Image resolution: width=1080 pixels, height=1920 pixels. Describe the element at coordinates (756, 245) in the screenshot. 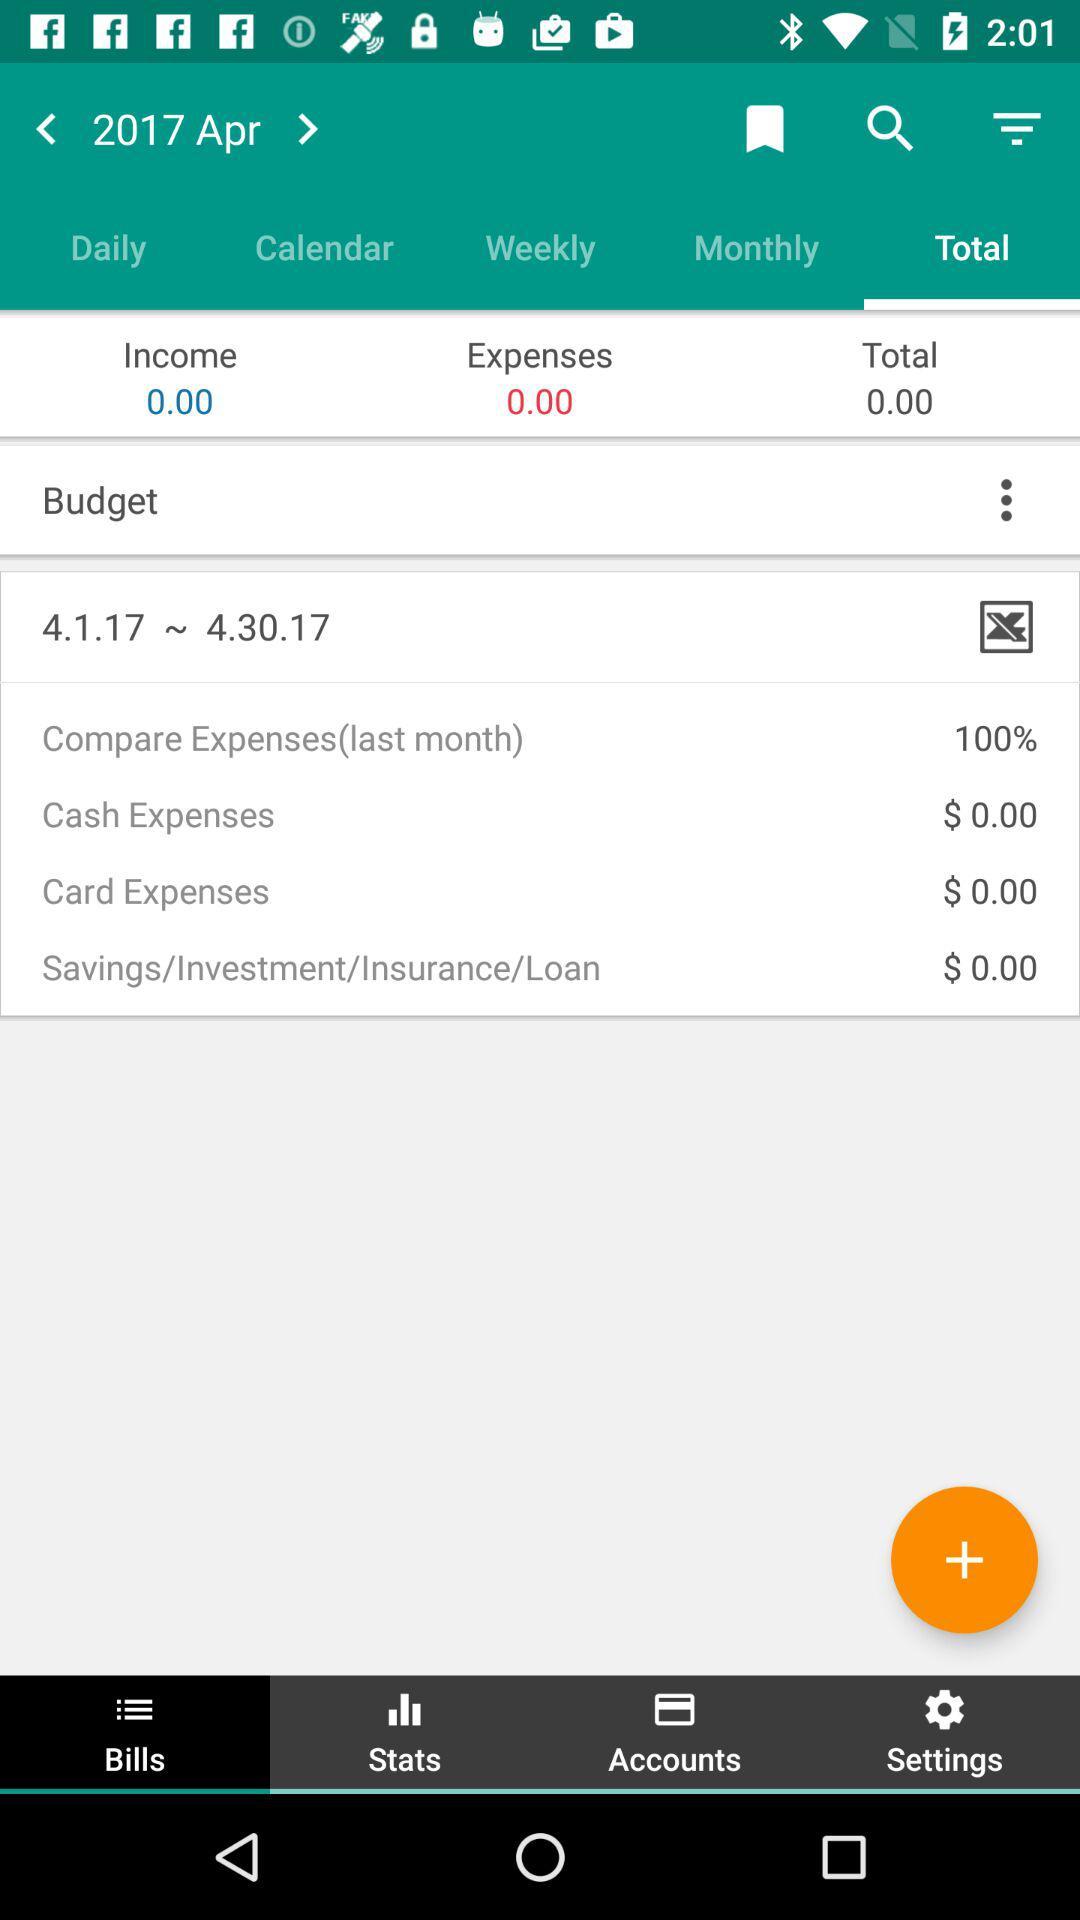

I see `the monthly item` at that location.